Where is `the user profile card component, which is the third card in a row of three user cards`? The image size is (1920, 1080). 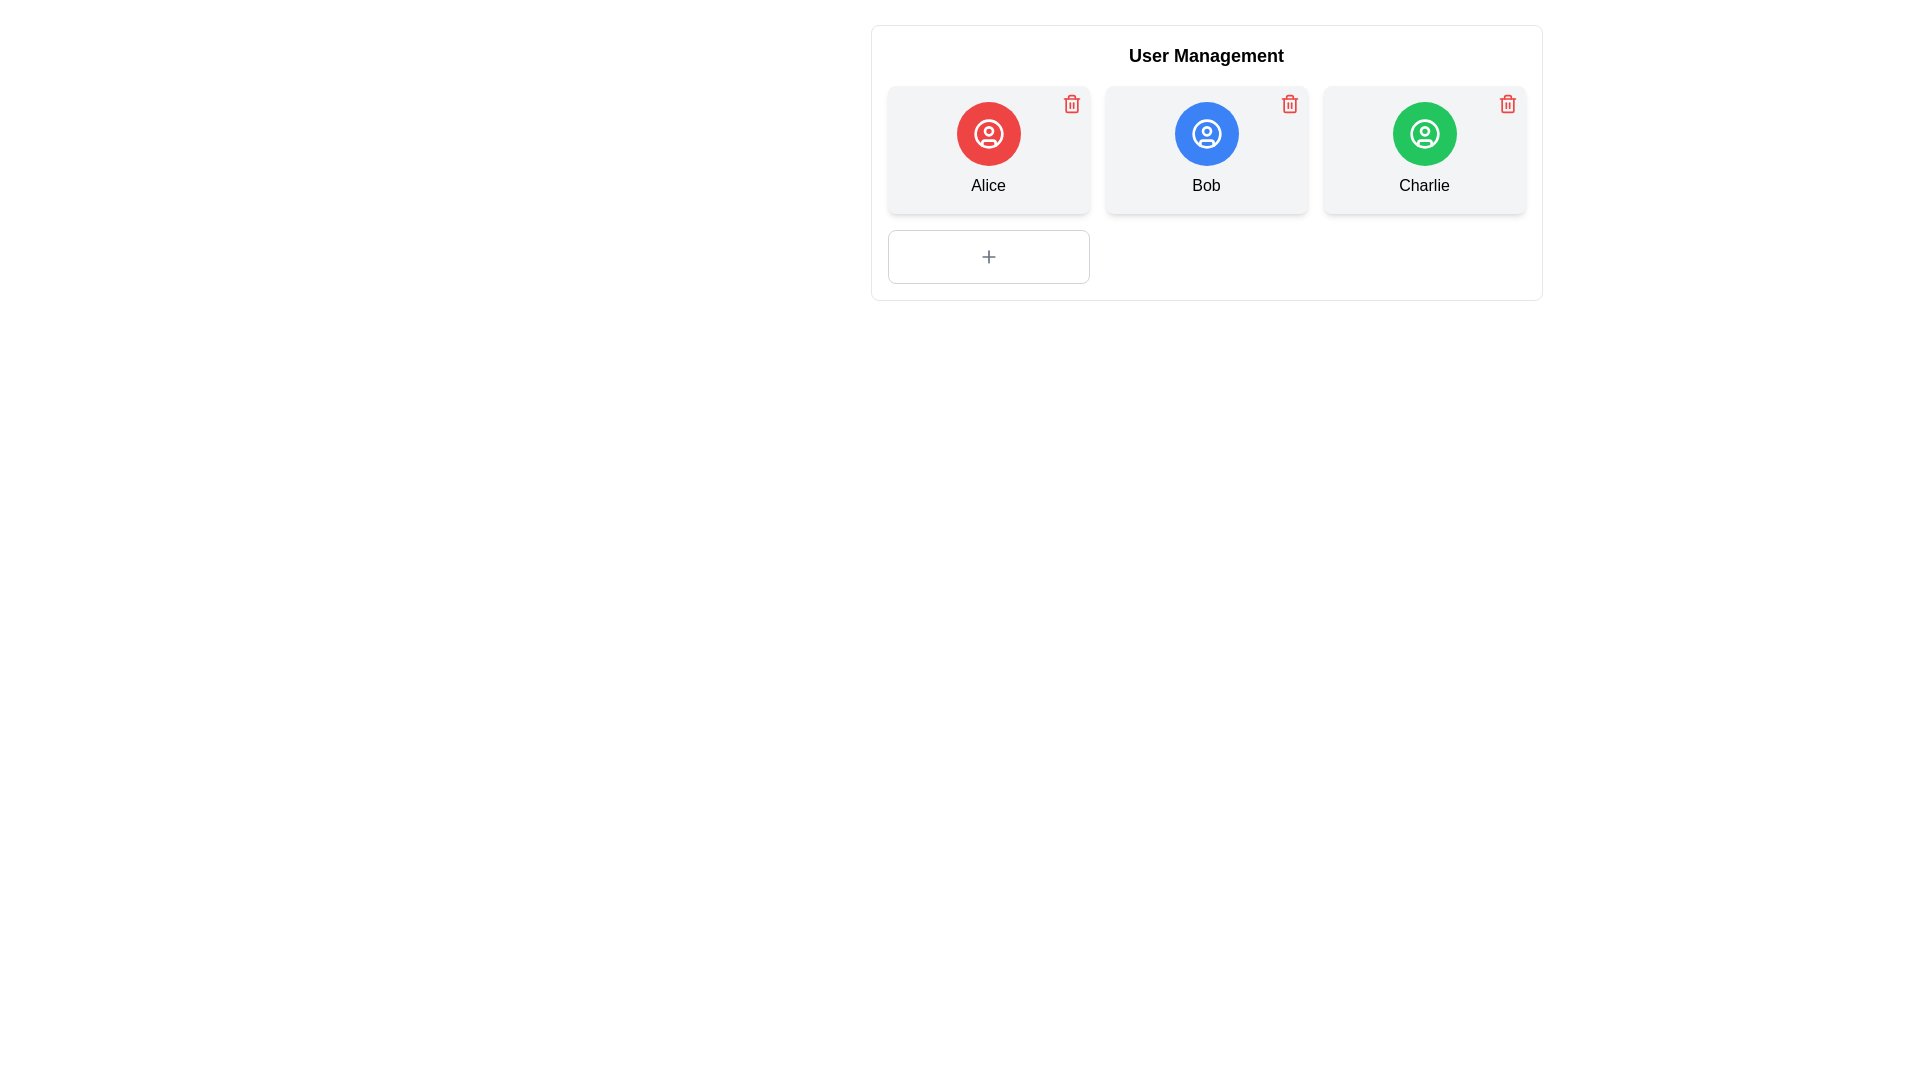 the user profile card component, which is the third card in a row of three user cards is located at coordinates (1423, 149).